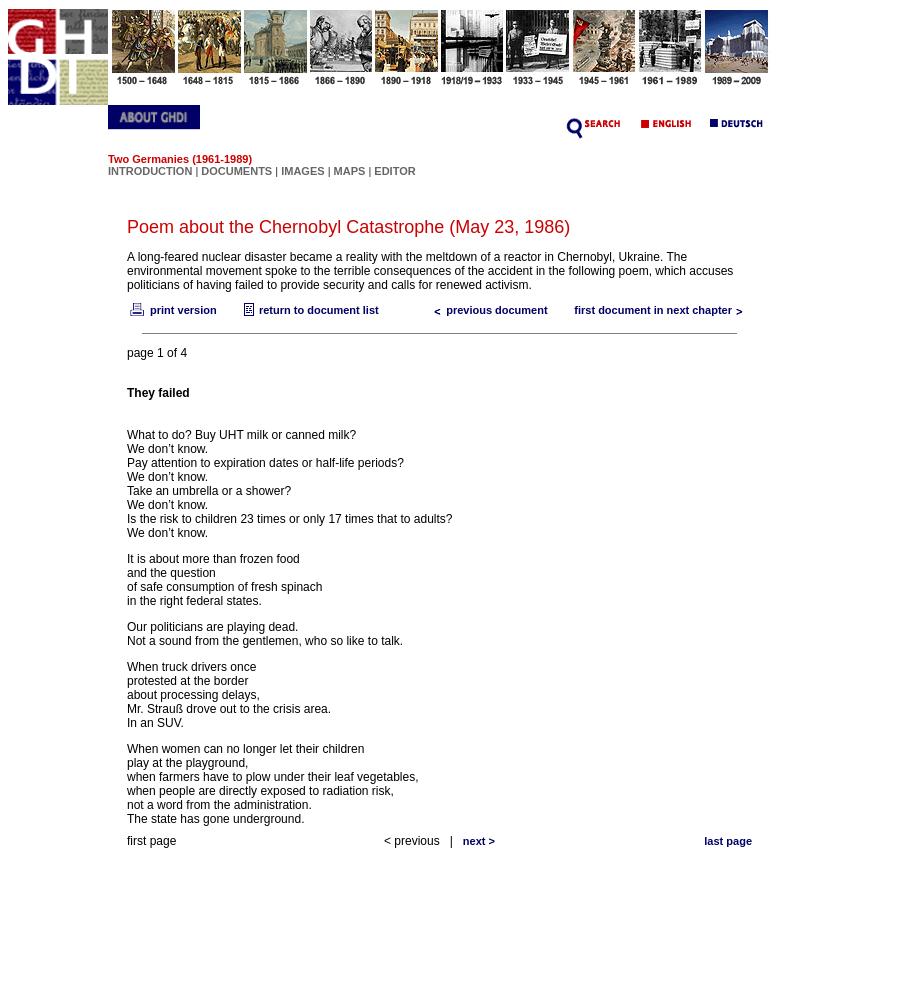 The image size is (900, 1000). I want to click on 'return 
                                to document list', so click(316, 310).